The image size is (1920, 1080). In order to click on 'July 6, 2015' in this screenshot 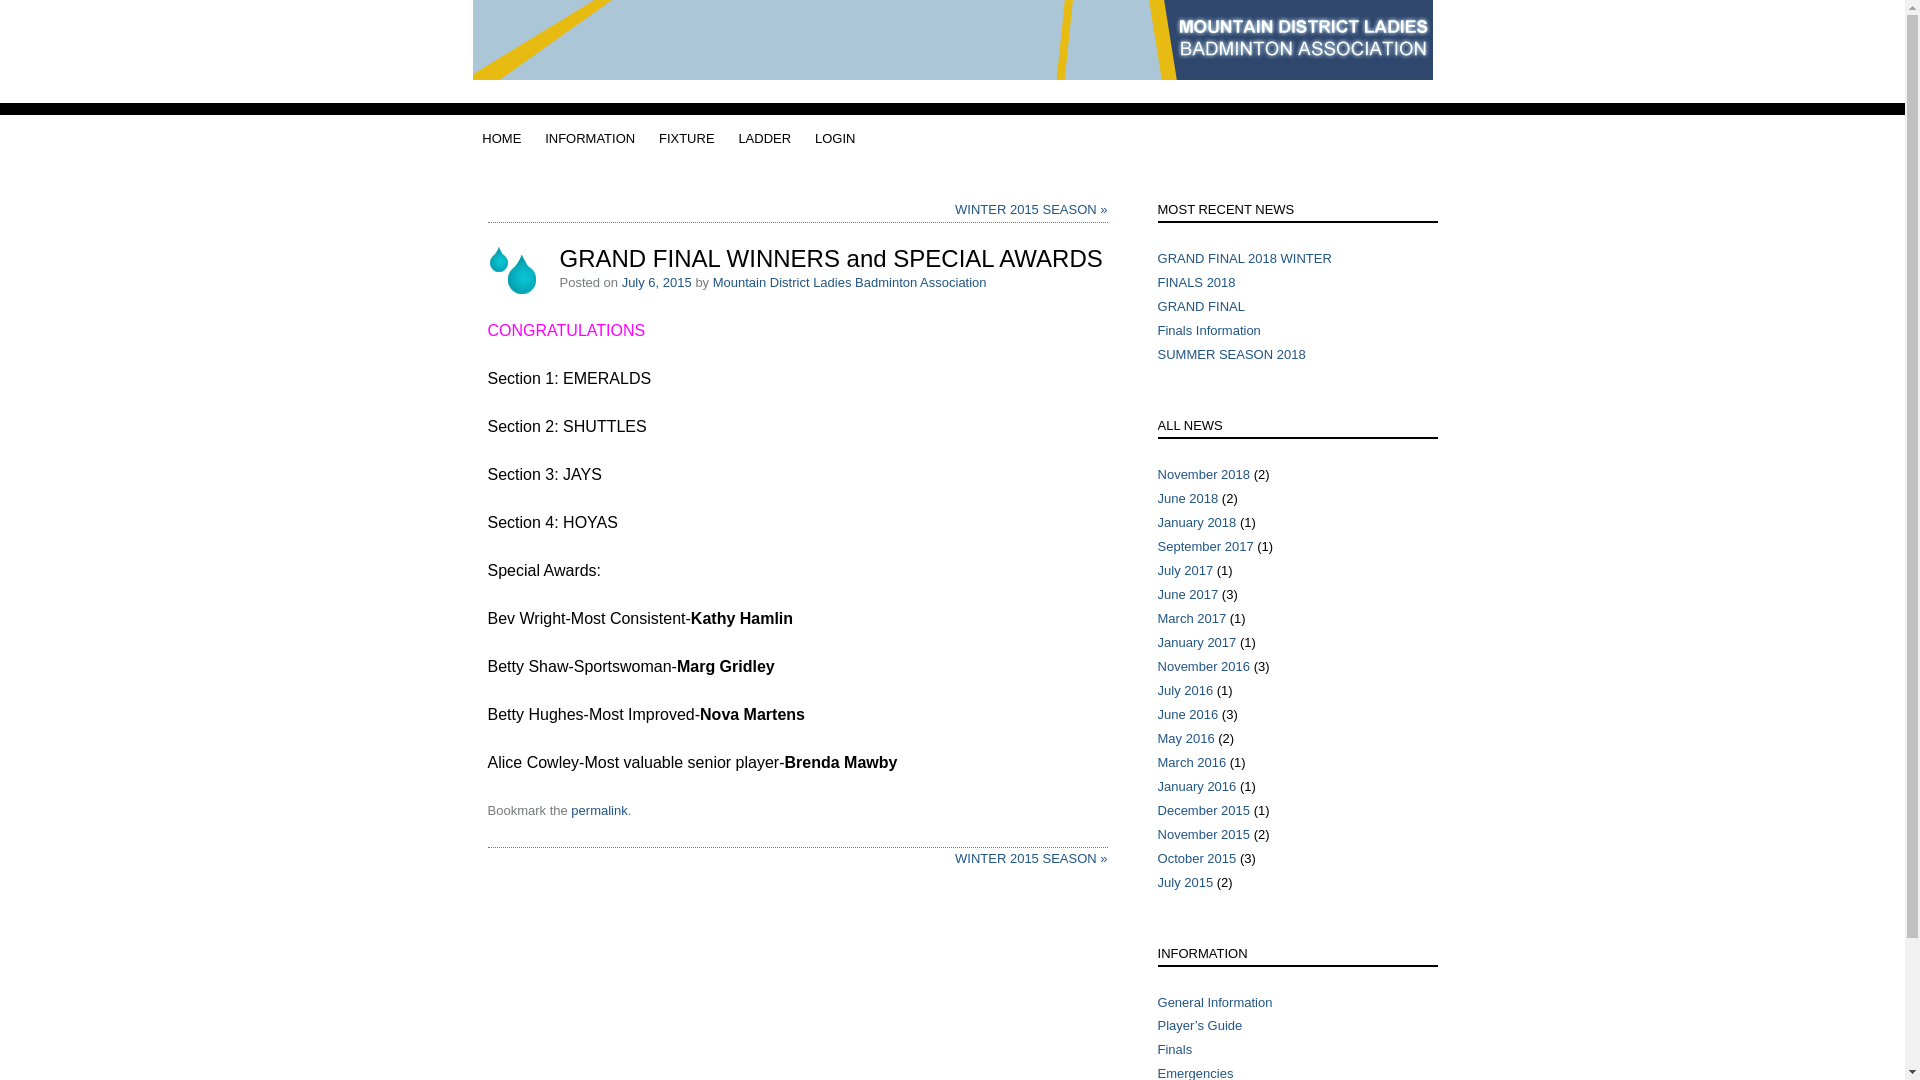, I will do `click(657, 282)`.